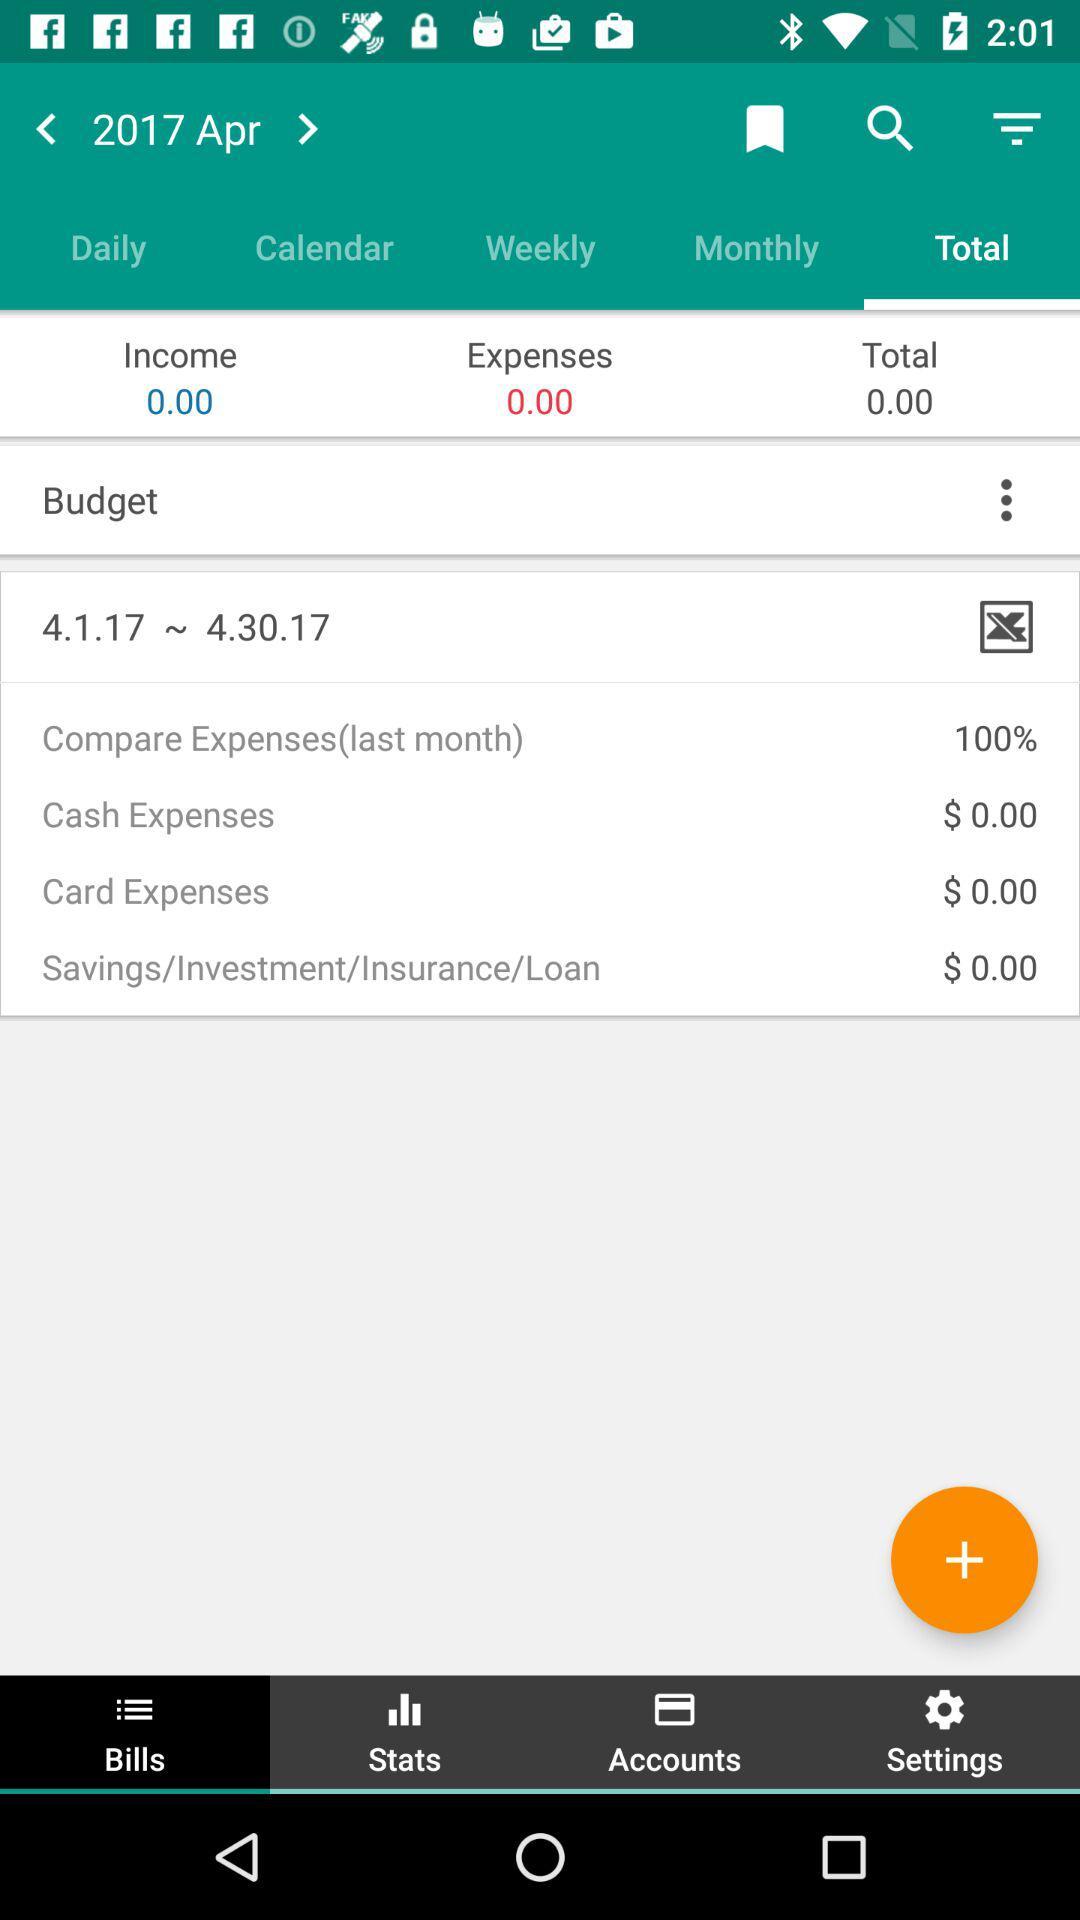  What do you see at coordinates (45, 127) in the screenshot?
I see `next` at bounding box center [45, 127].